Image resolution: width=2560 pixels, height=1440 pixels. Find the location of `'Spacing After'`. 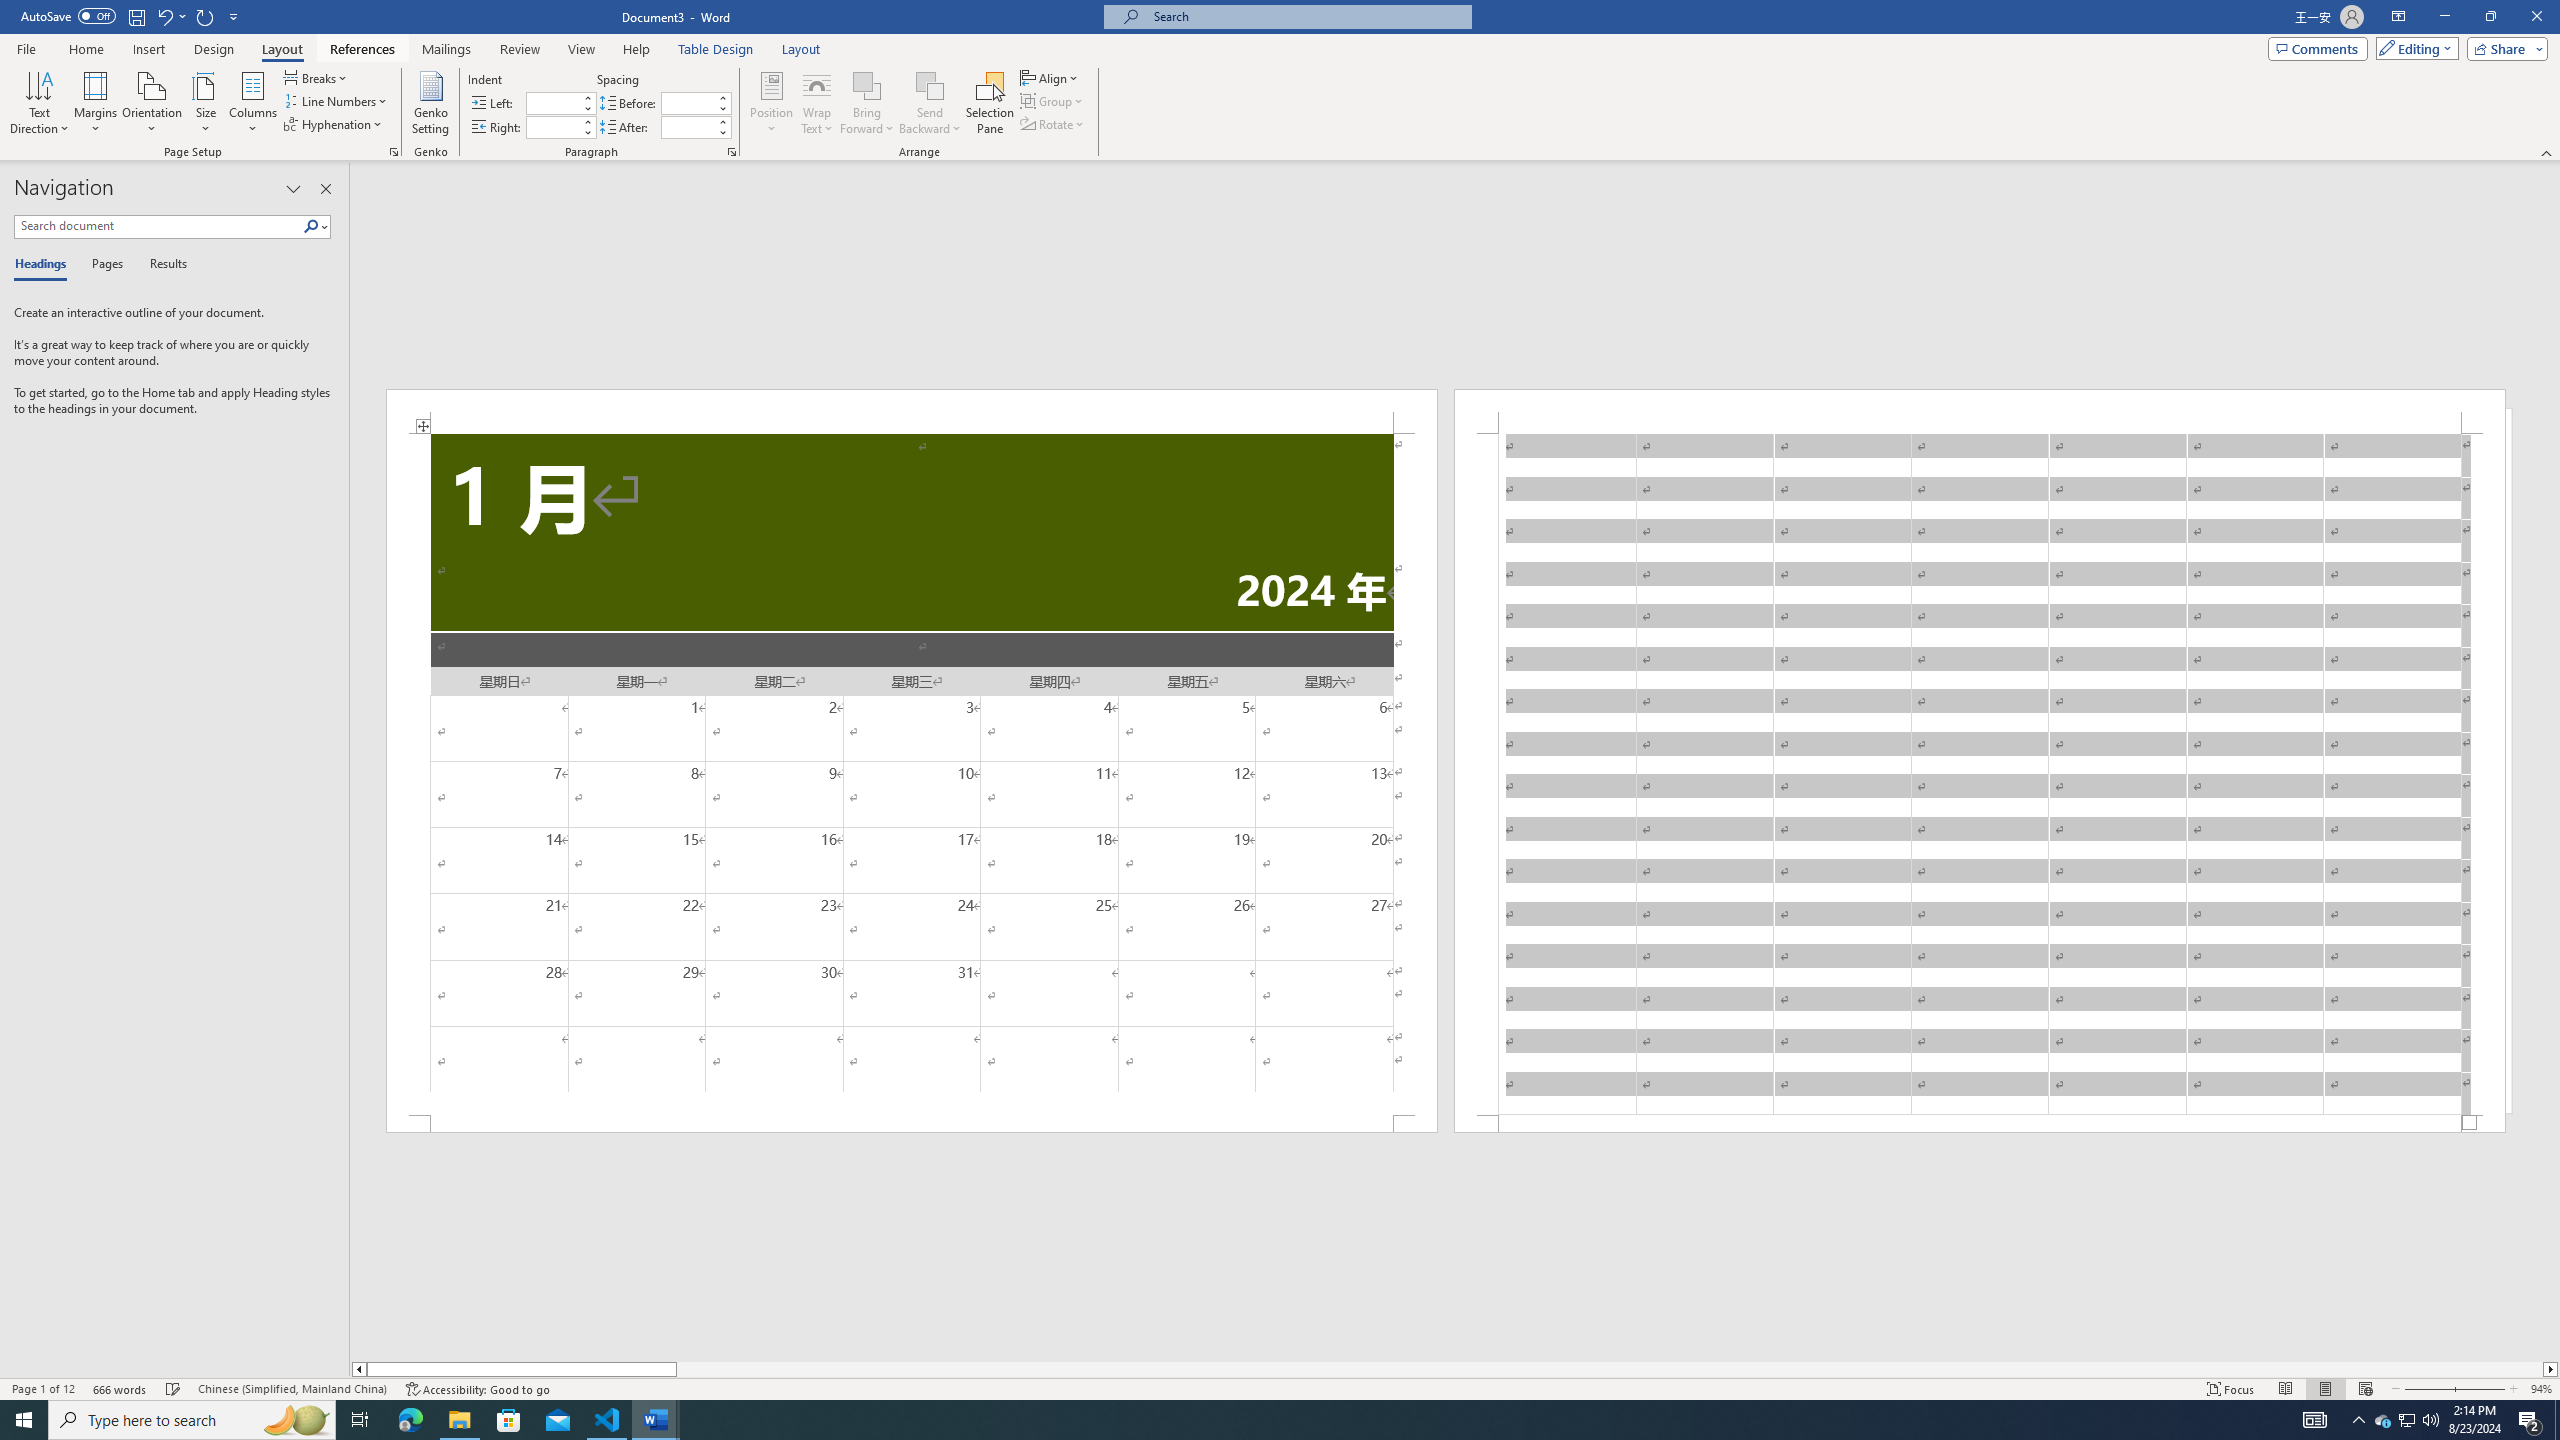

'Spacing After' is located at coordinates (688, 126).